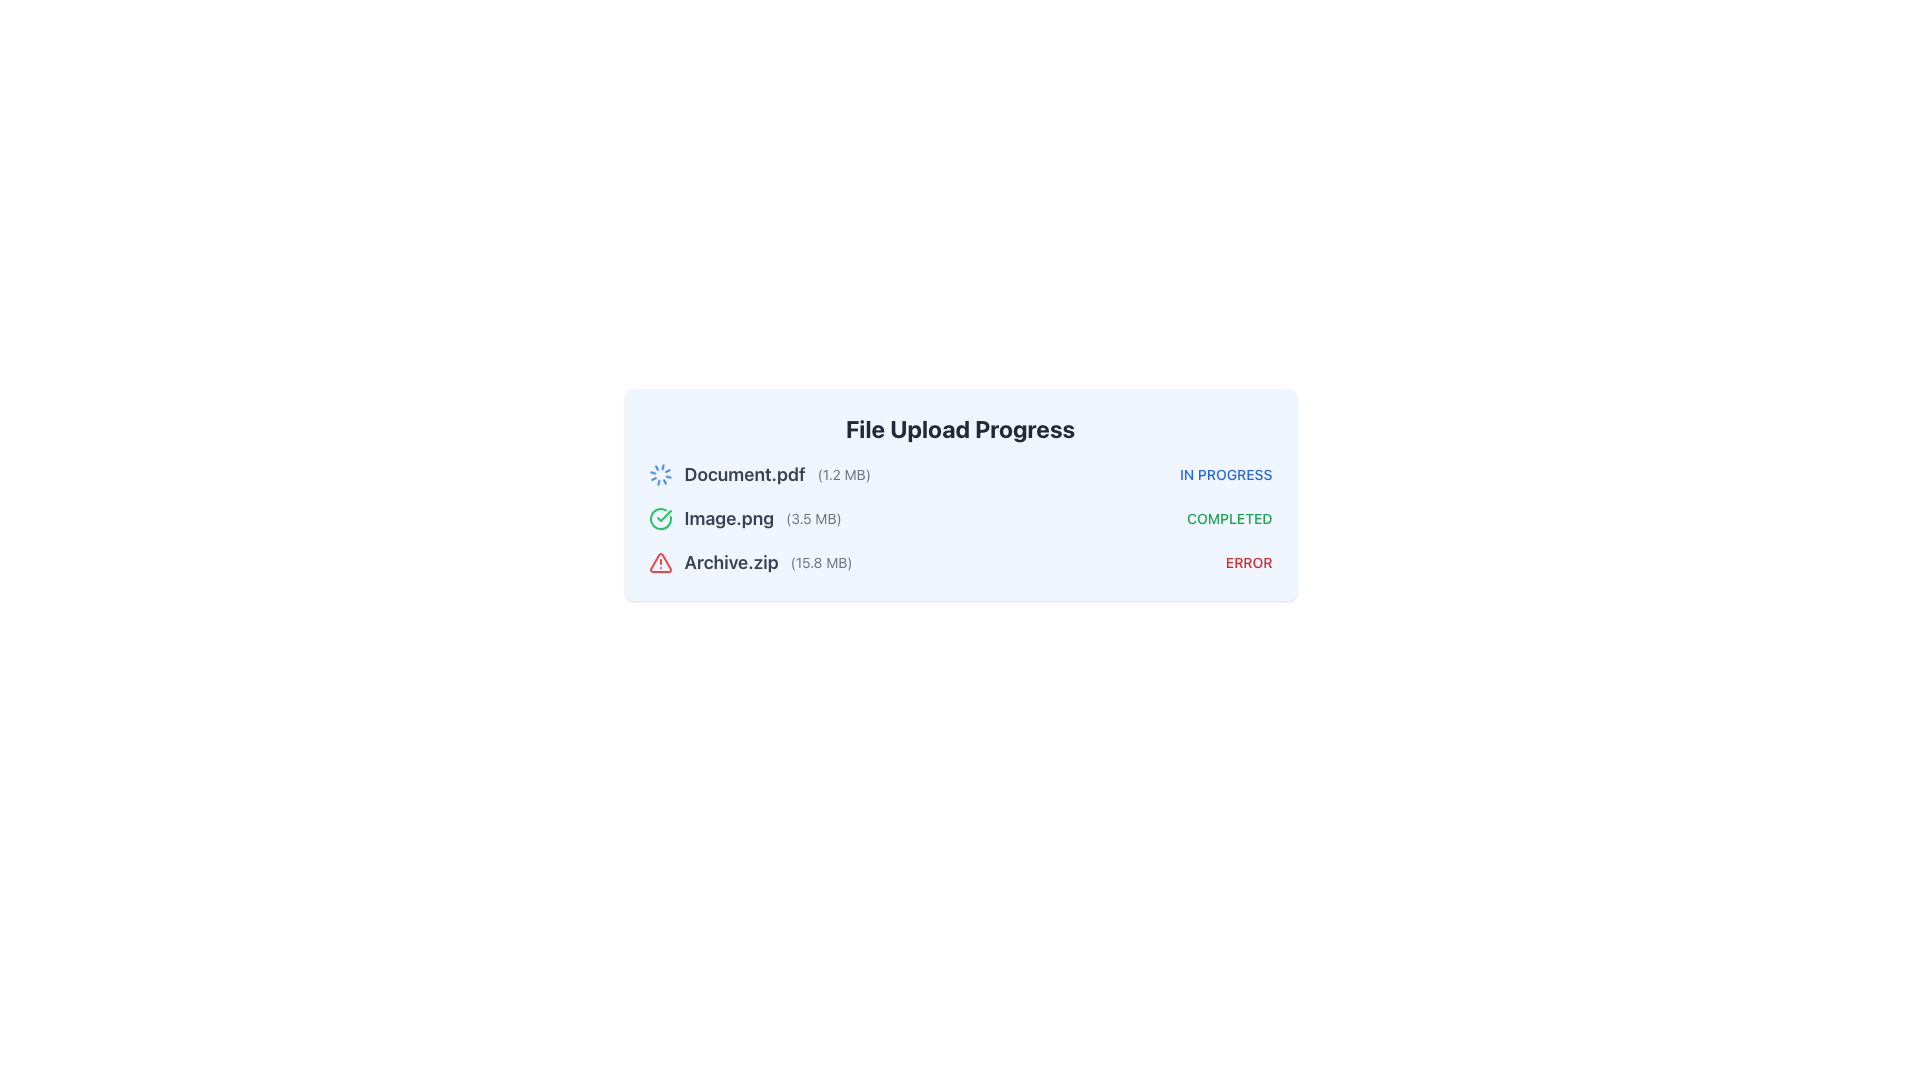 The width and height of the screenshot is (1920, 1080). I want to click on the text label displaying the size of the 'Document.pdf' file being uploaded, which is located immediately to the right of the 'Document.pdf' text and before the 'IN PROGRESS' status indicator, so click(844, 474).